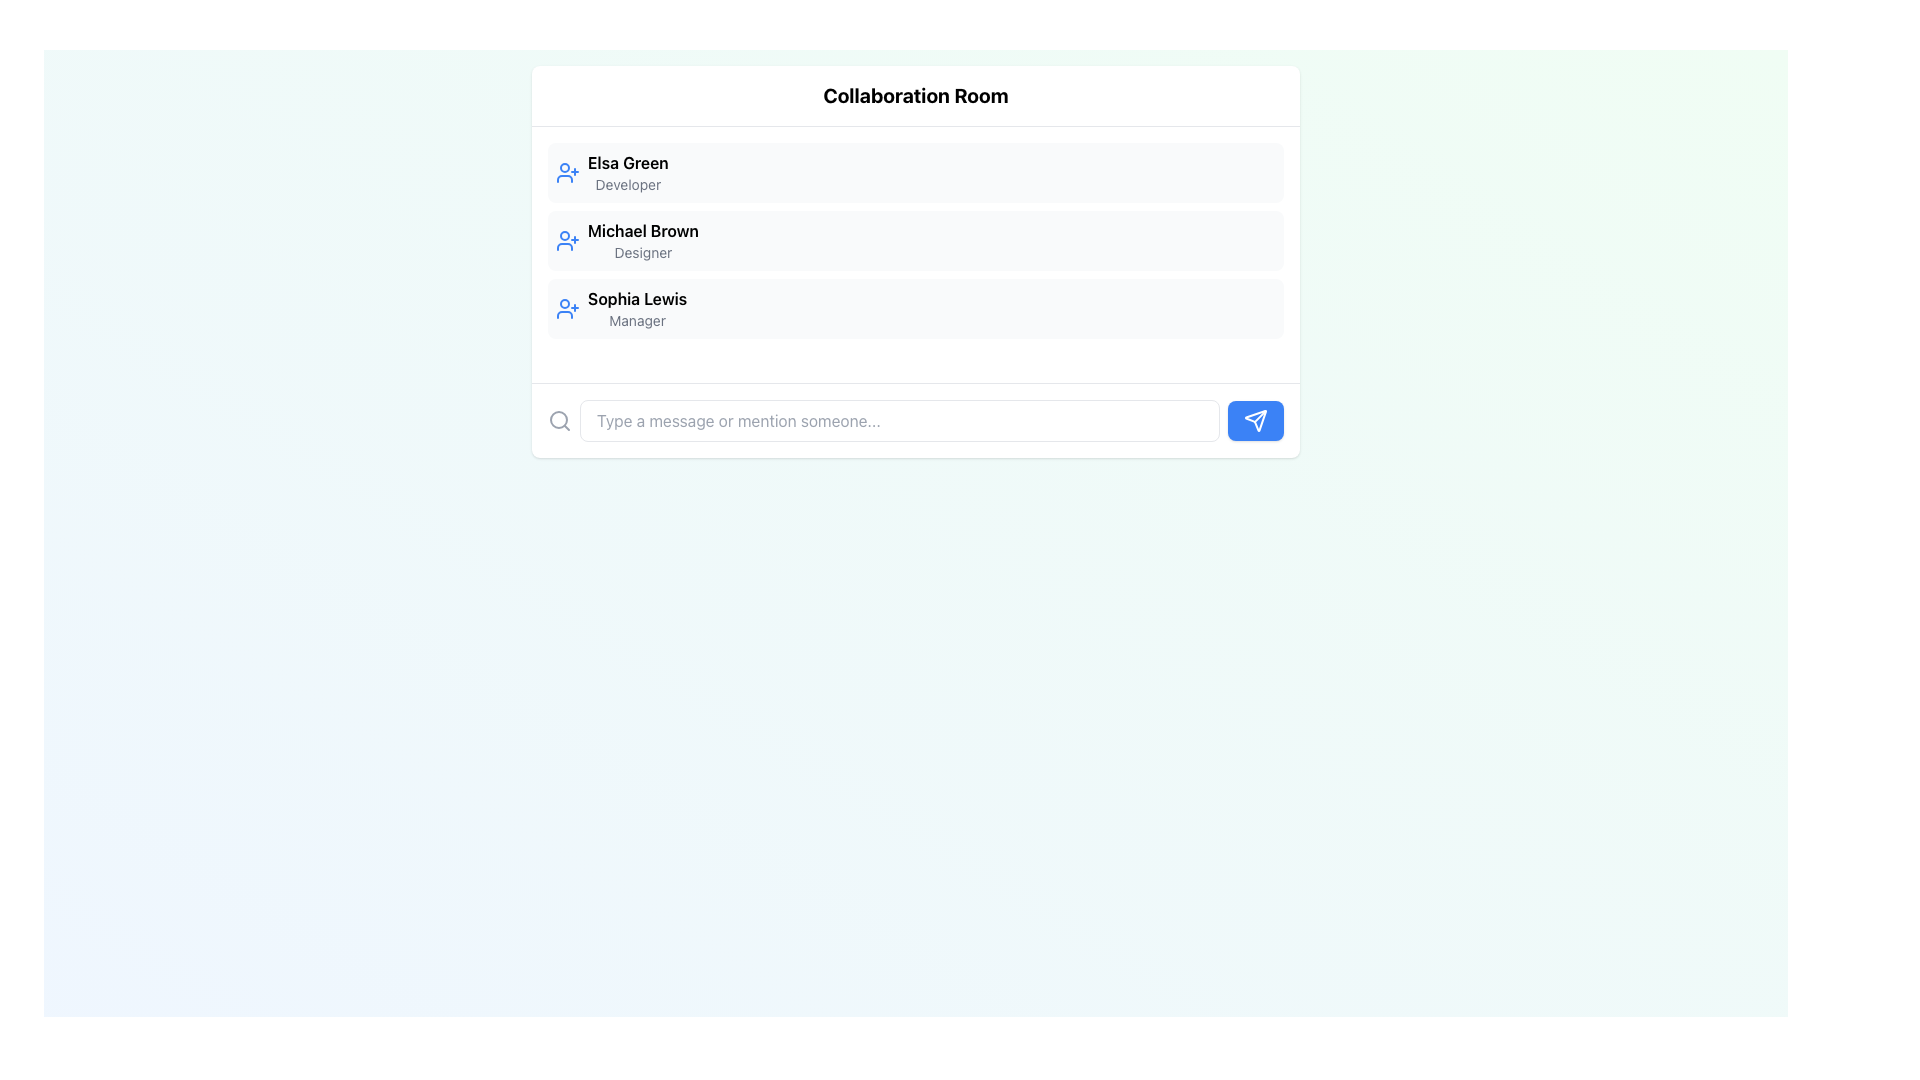 The image size is (1920, 1080). Describe the element at coordinates (1255, 419) in the screenshot. I see `the button located at the rightmost side of the layout that contains a text input field and a search icon` at that location.